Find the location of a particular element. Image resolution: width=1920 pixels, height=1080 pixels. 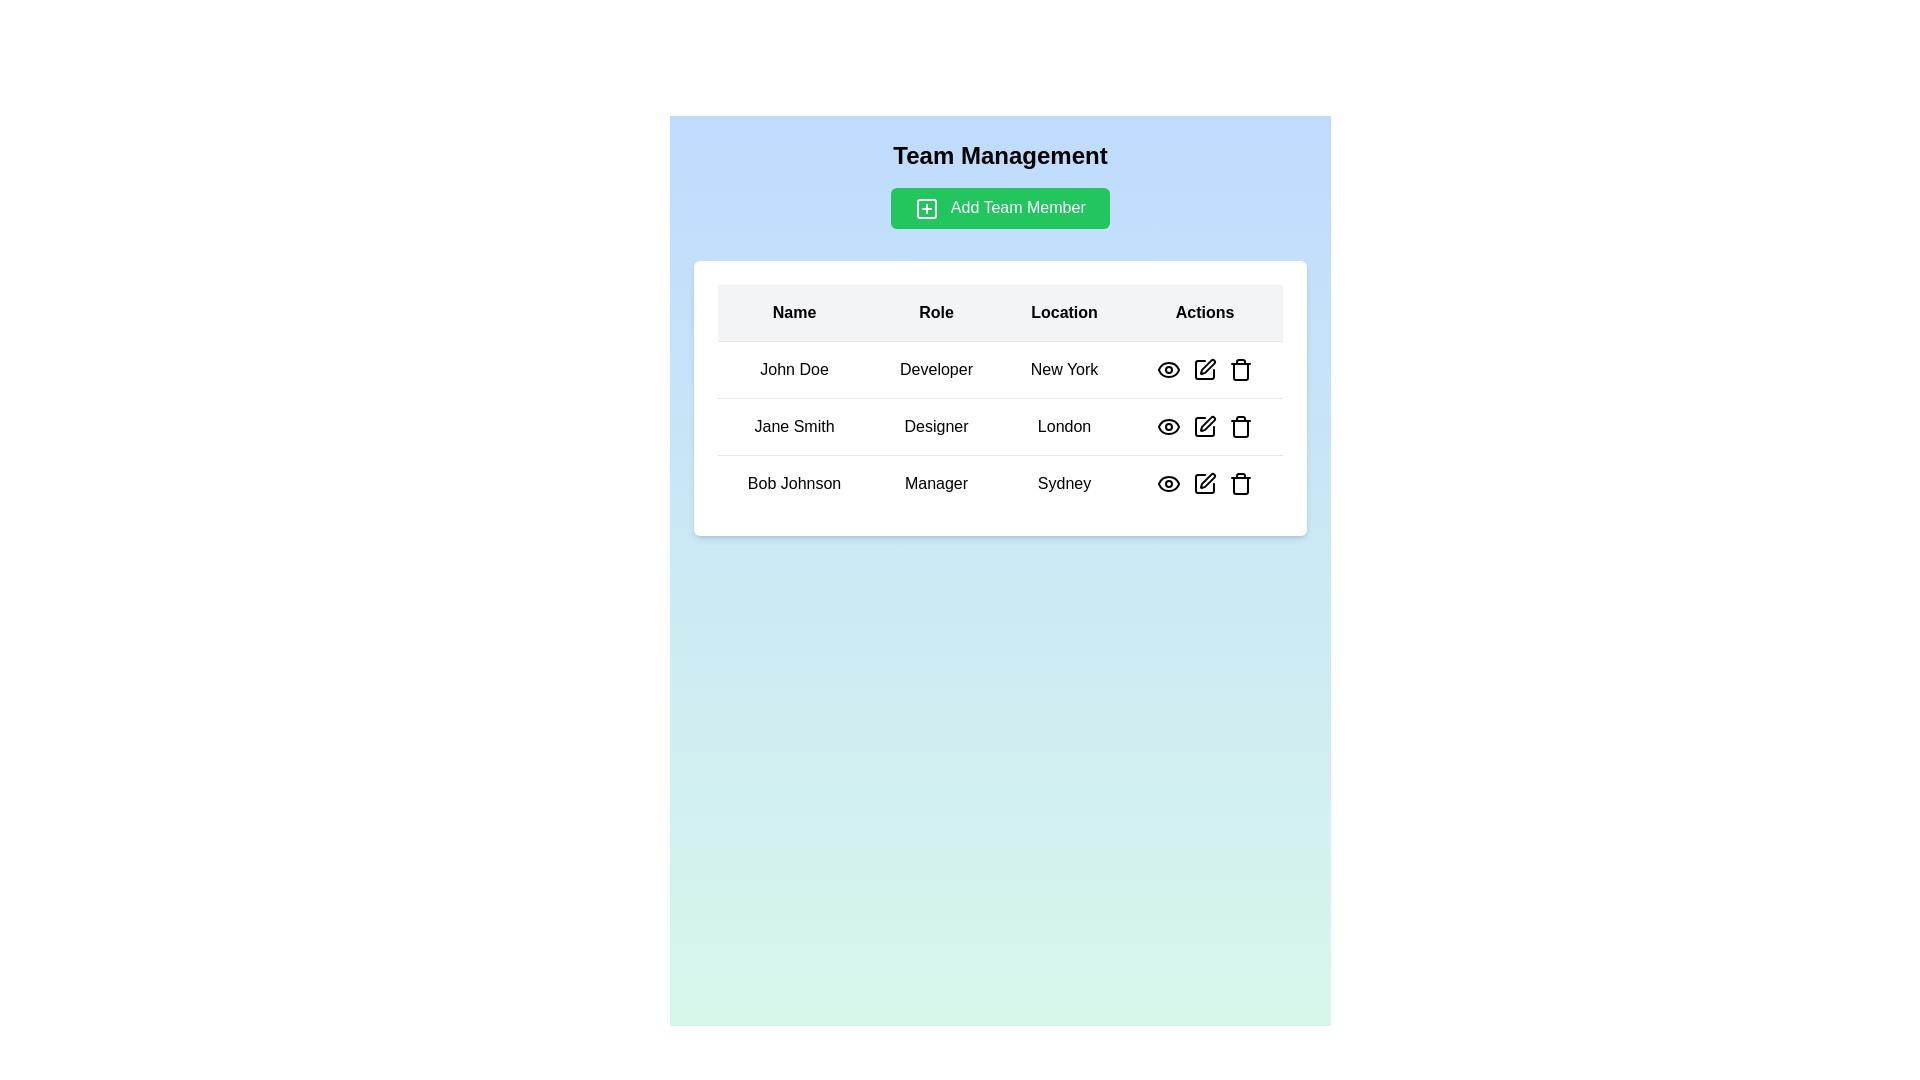

the static text label indicating the role of the person listed in the first row of the table, which is located between 'John Doe' and 'New York' is located at coordinates (935, 369).